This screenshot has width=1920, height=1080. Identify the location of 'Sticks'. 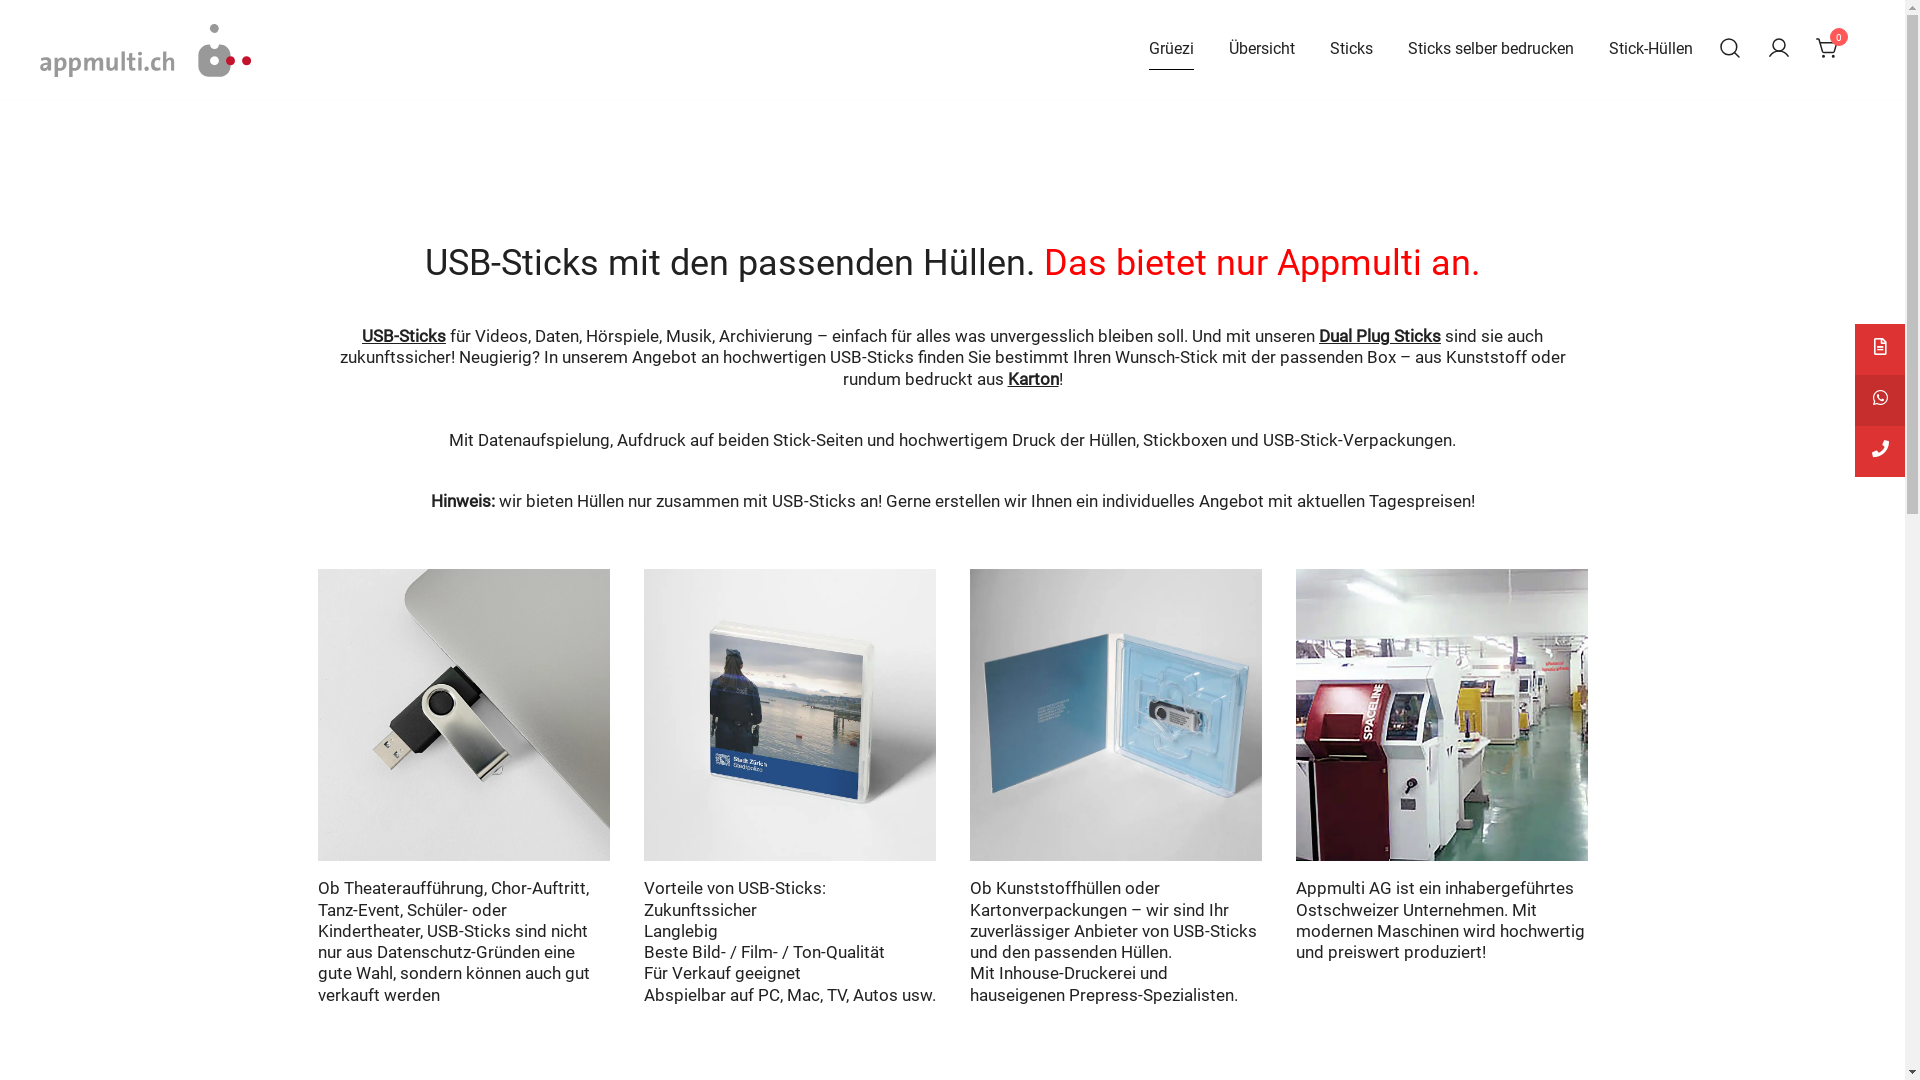
(1329, 48).